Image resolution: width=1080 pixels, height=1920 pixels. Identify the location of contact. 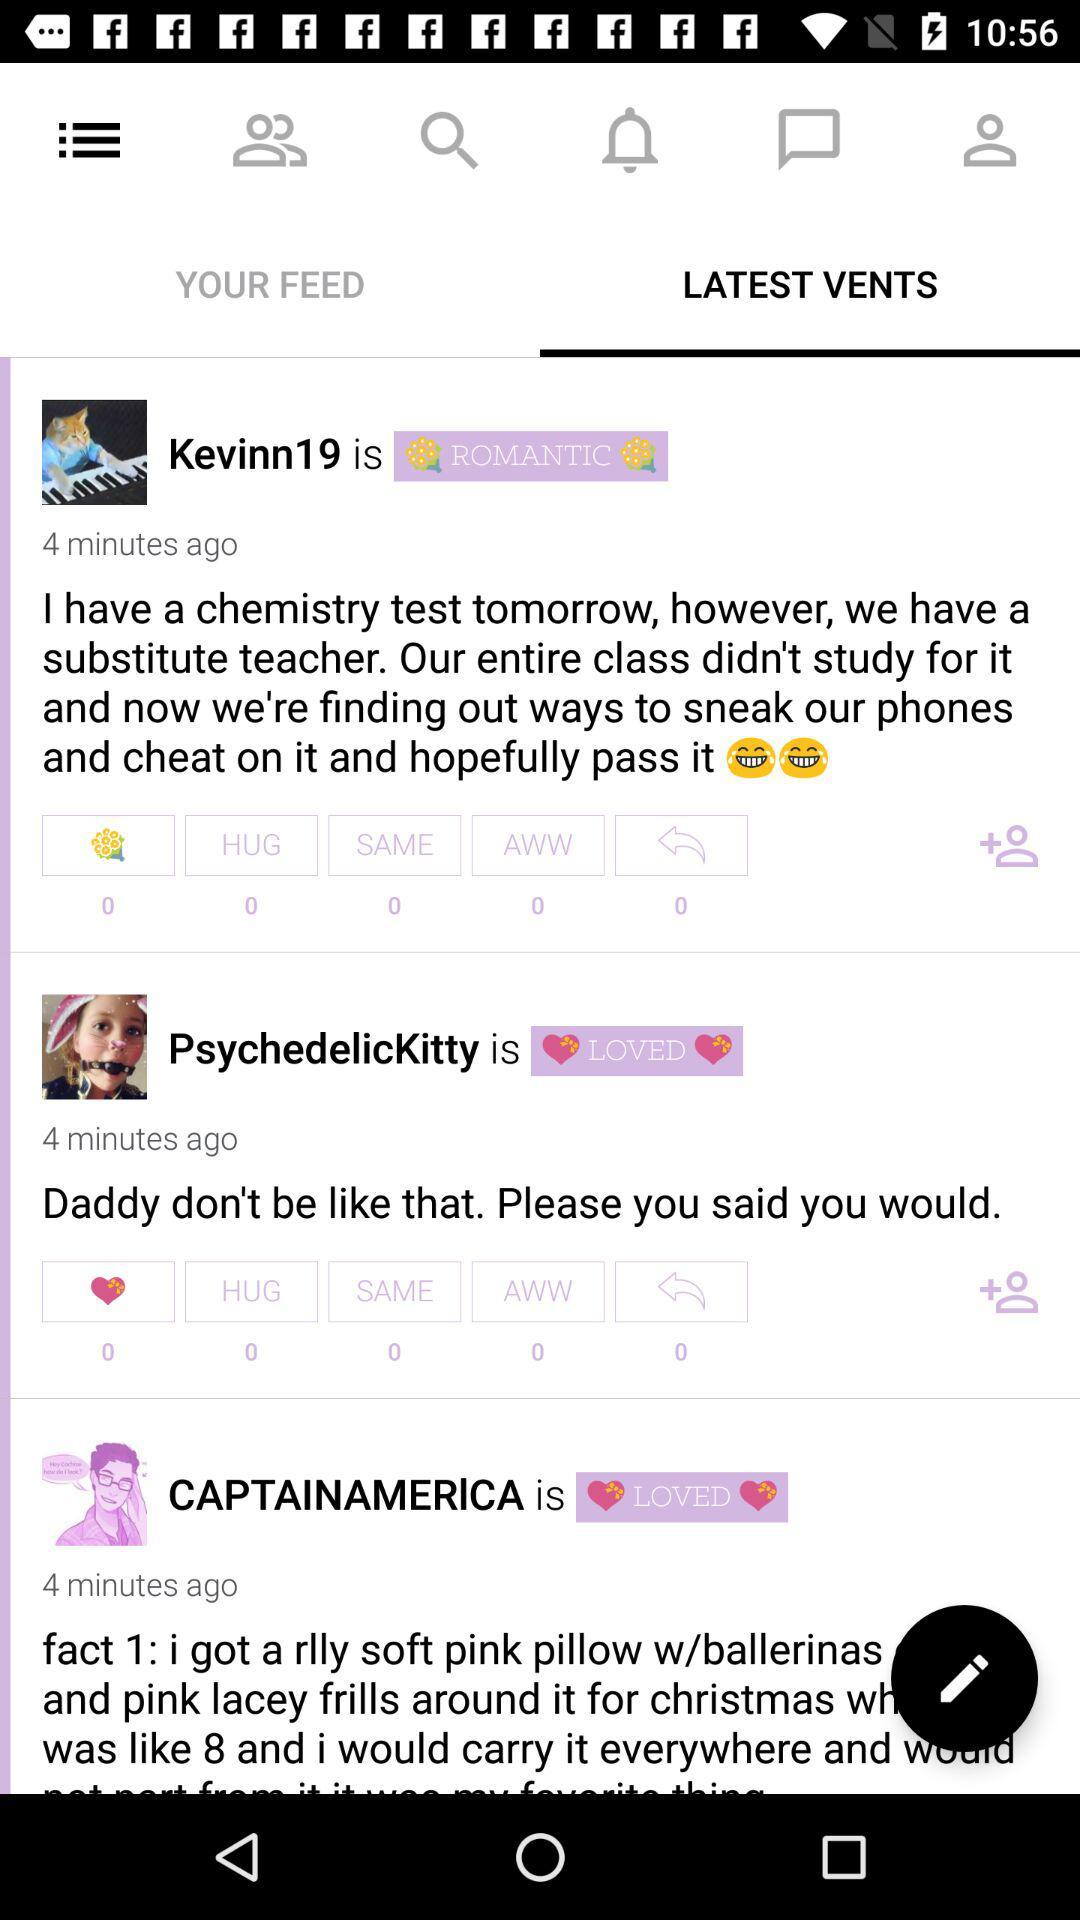
(1009, 1291).